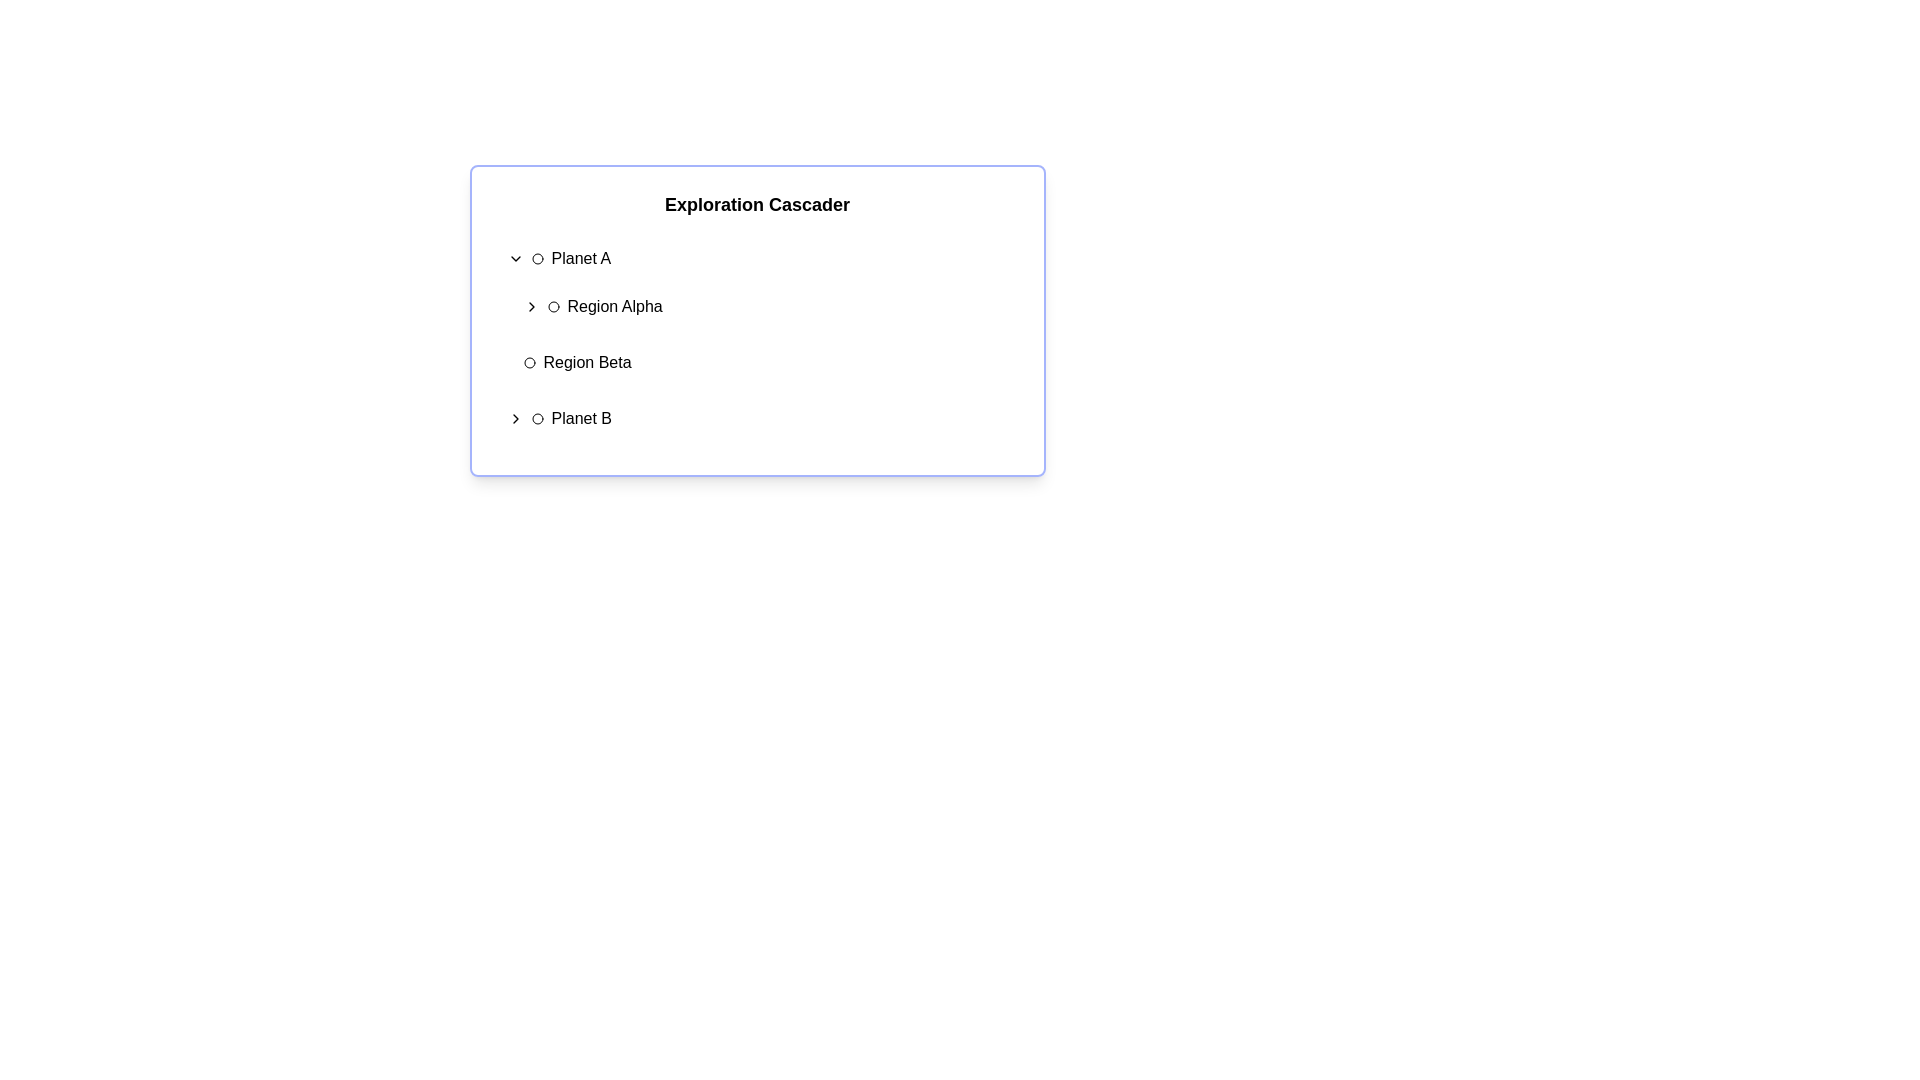  I want to click on the visual indicator icon for the 'Region Beta' list entry, which is positioned at the start of the label text, so click(529, 362).